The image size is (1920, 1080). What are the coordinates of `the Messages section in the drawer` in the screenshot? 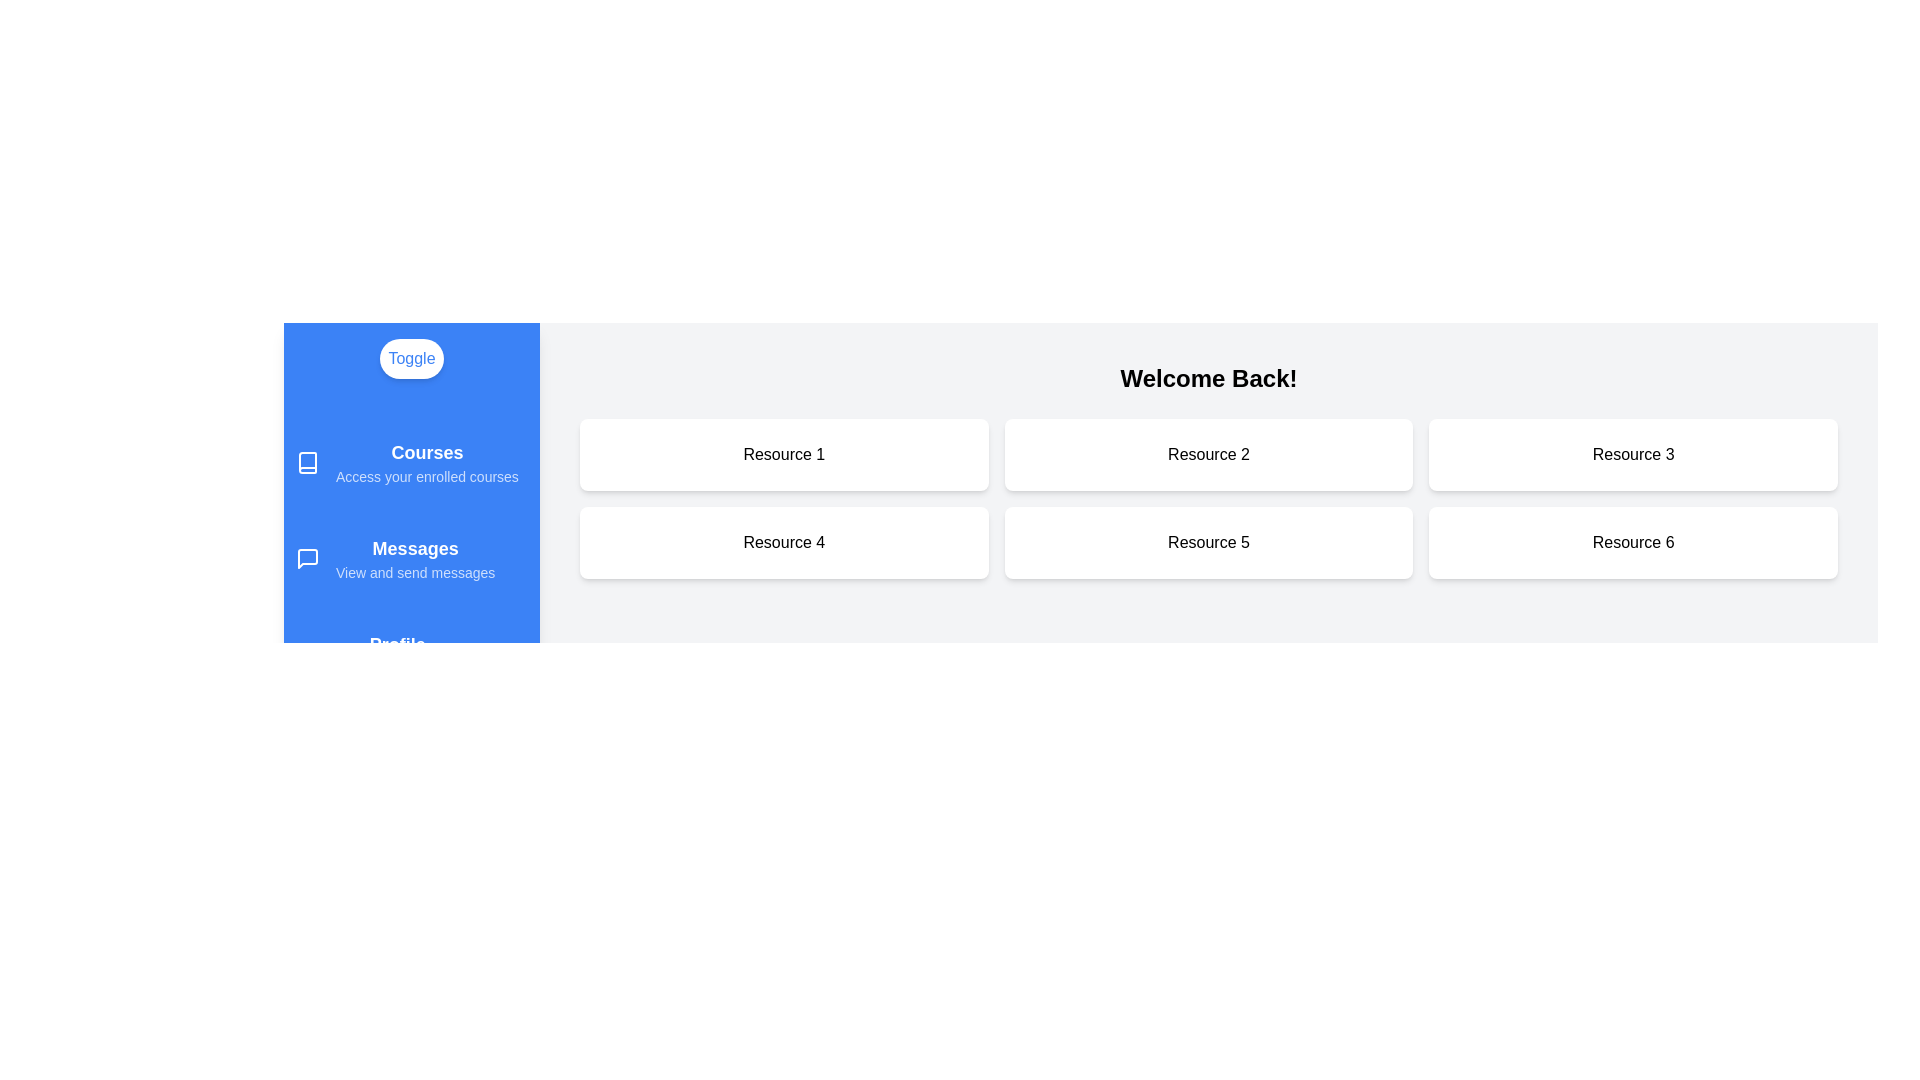 It's located at (411, 559).